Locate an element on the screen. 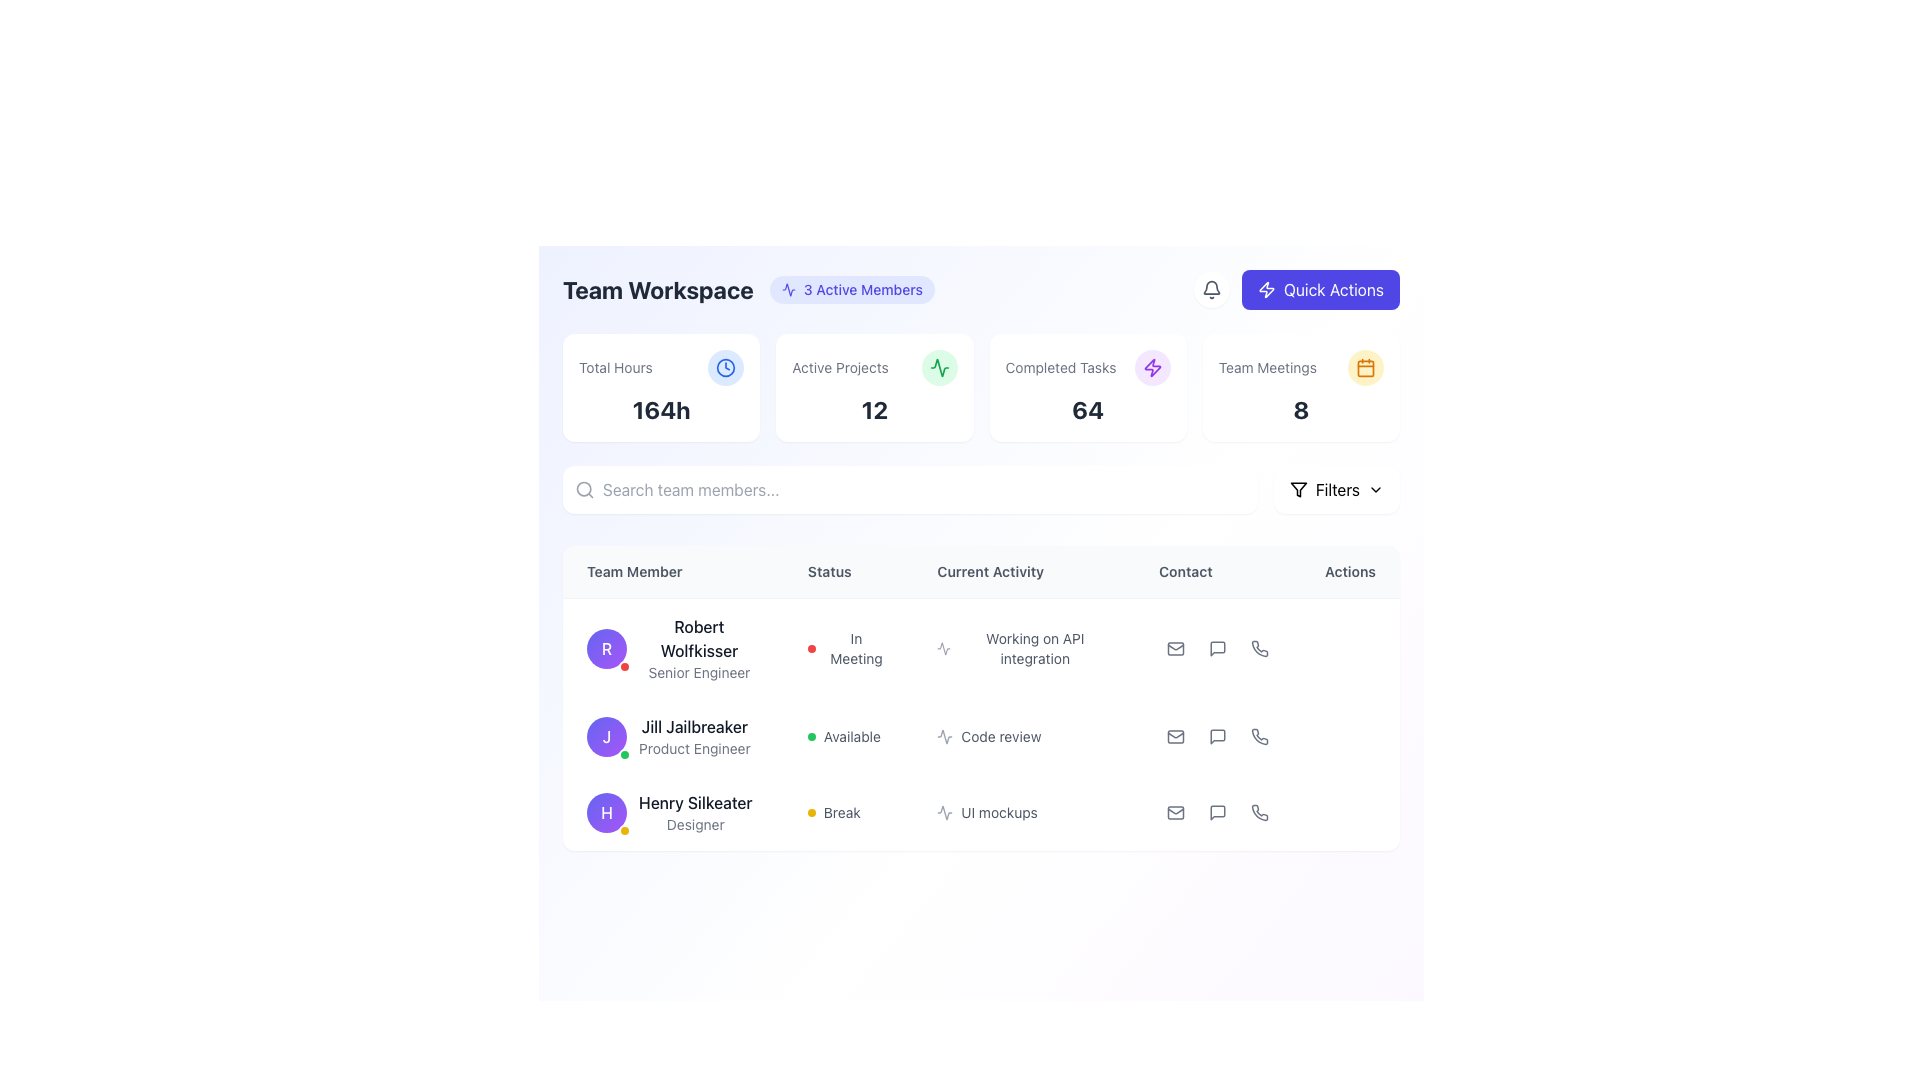 Image resolution: width=1920 pixels, height=1080 pixels. the text label 'Code review' with an accompanying heartbeat icon in the 'Current Activity' column, located in the second row for 'Jill Jailbreaker' is located at coordinates (1024, 736).